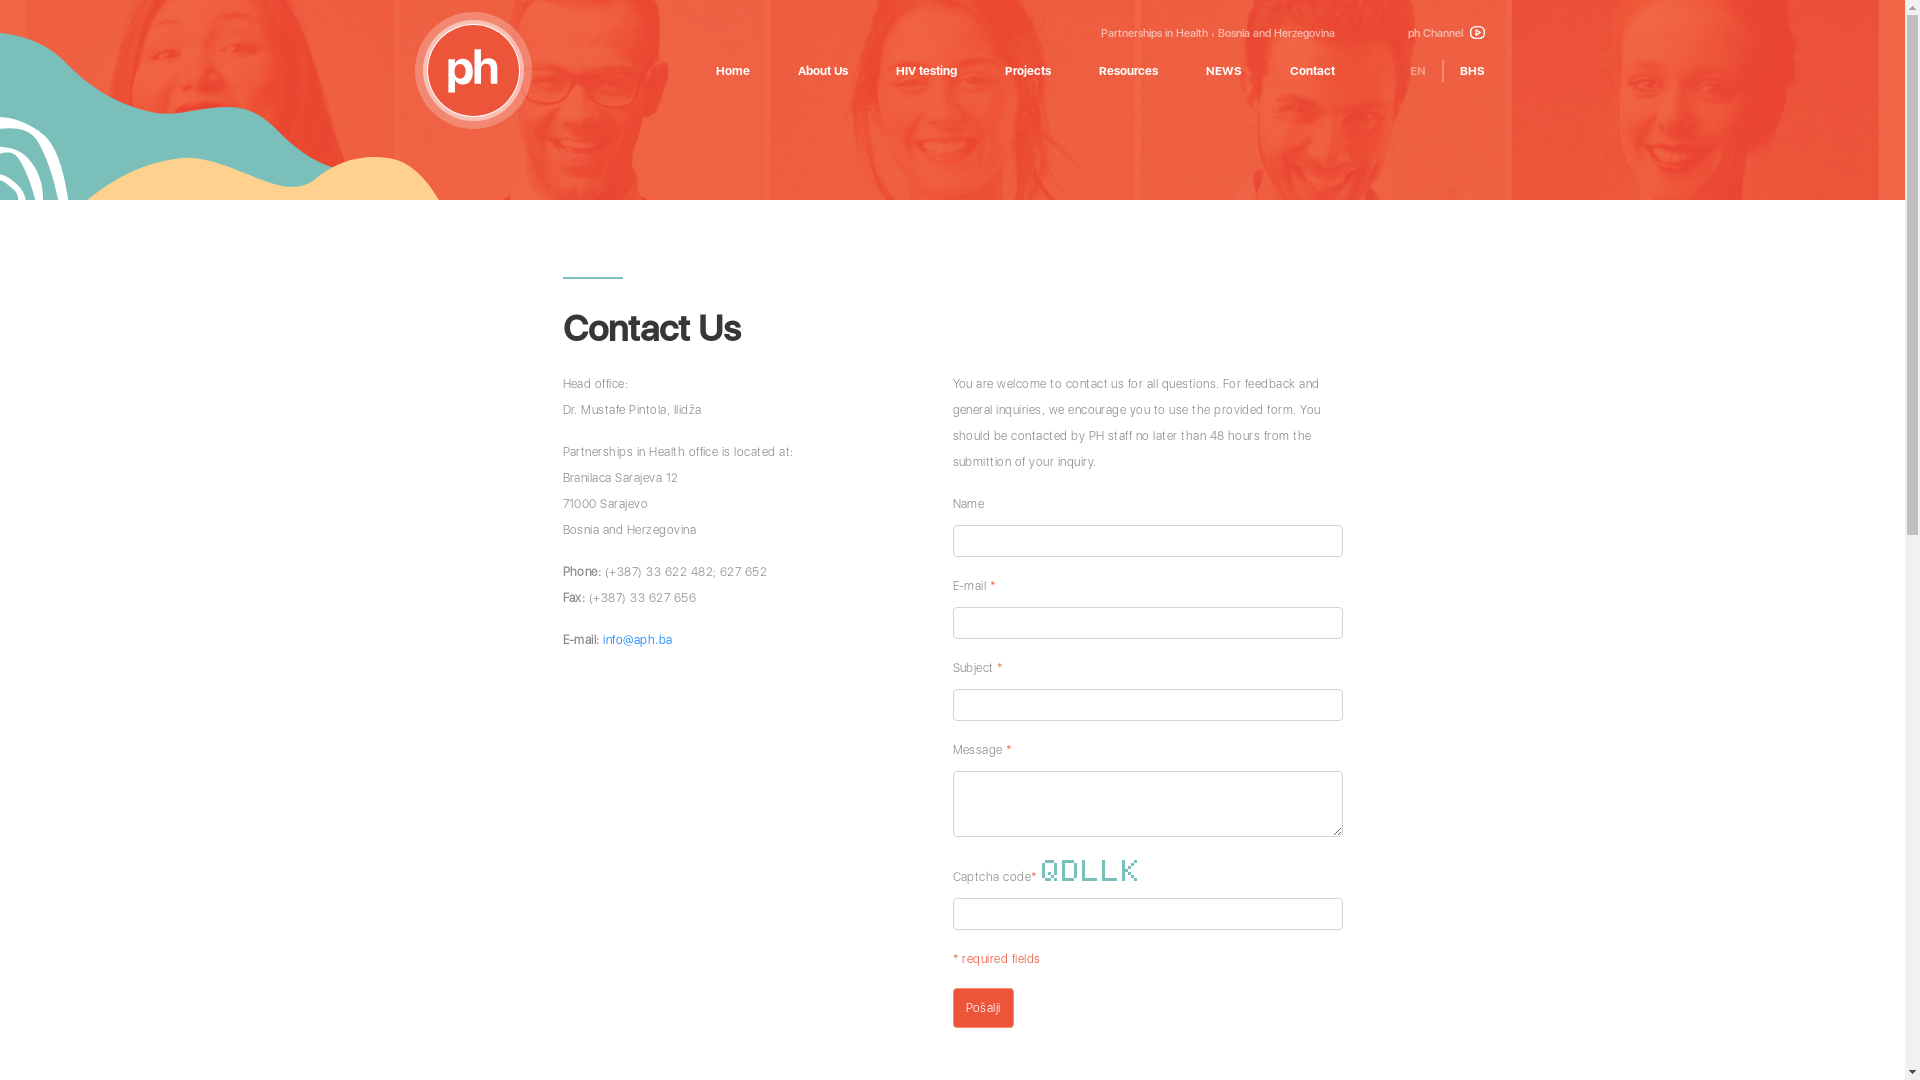  I want to click on 'Resources', so click(1127, 69).